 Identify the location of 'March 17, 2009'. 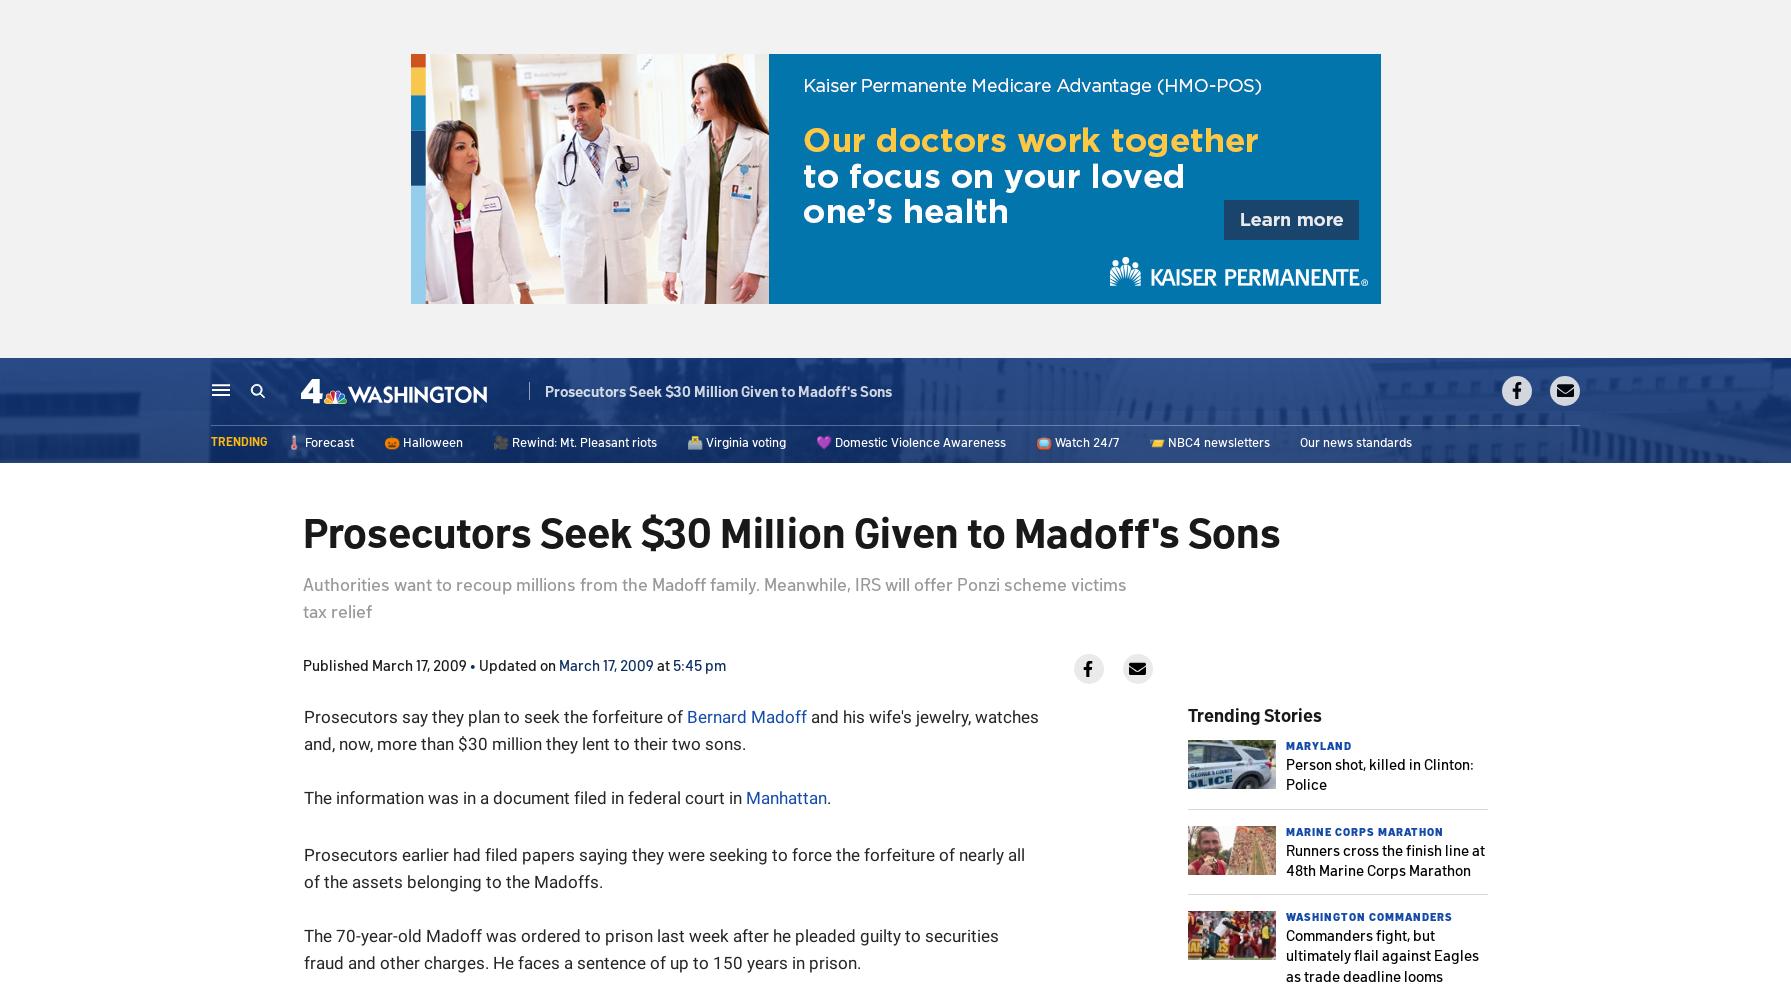
(605, 663).